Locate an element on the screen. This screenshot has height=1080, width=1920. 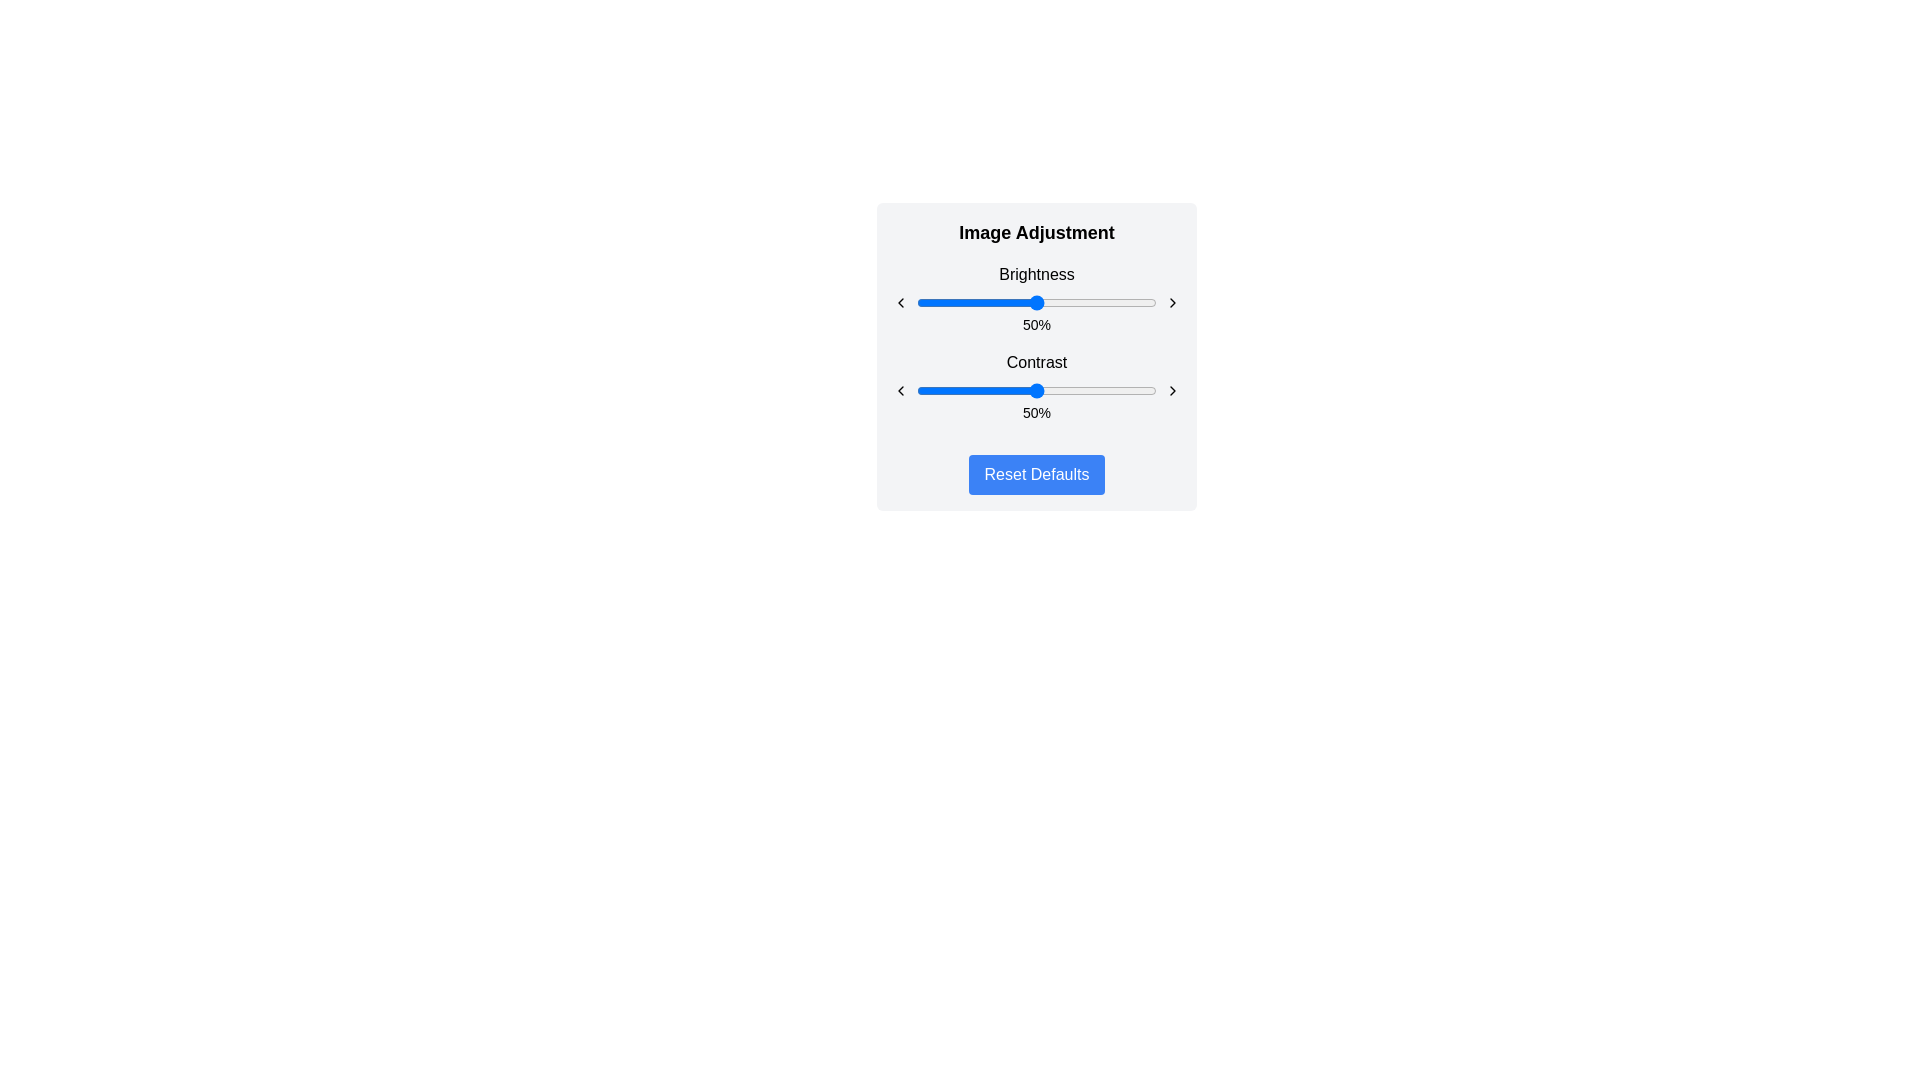
contrast is located at coordinates (964, 390).